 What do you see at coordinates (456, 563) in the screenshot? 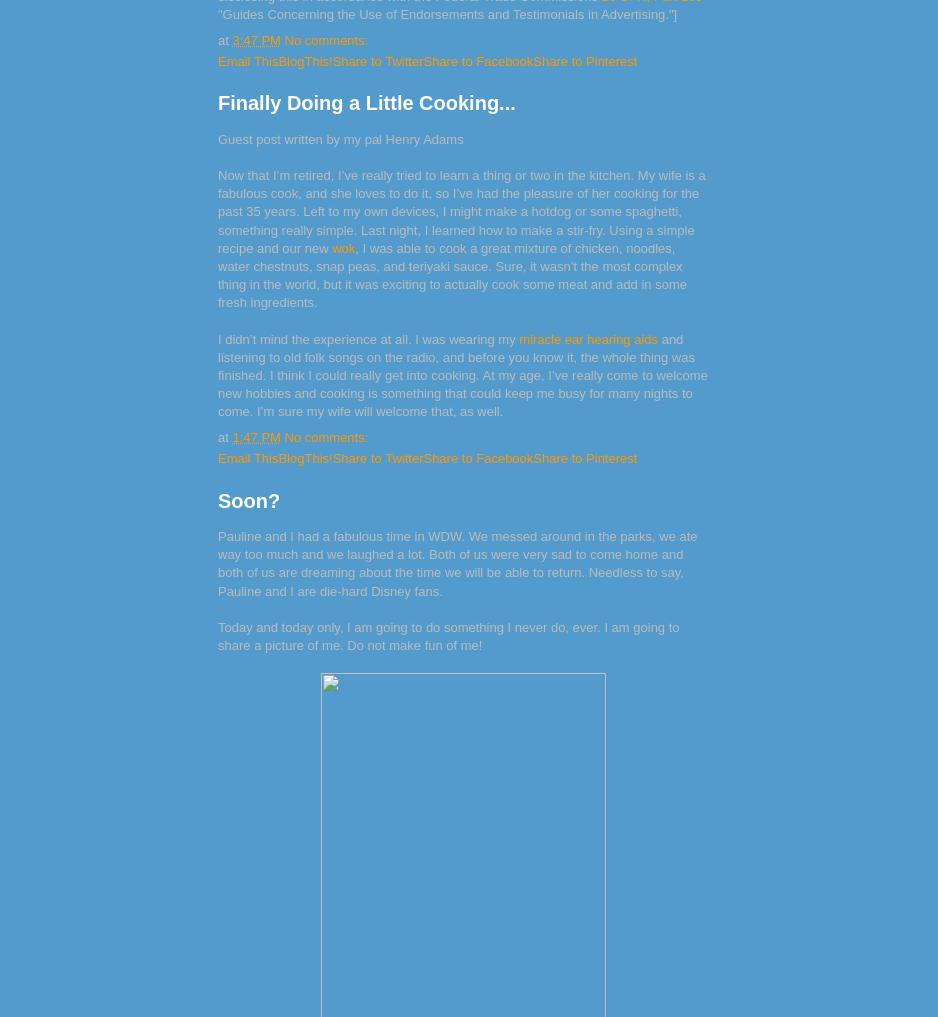
I see `'Pauline and I had a fabulous time in WDW. We messed around in the parks, we ate way too much and we laughed a lot. Both of us were very sad to come home and both of us are dreaming about the time we will be able to return. Needless to say, Pauline and I are die-hard Disney fans.'` at bounding box center [456, 563].